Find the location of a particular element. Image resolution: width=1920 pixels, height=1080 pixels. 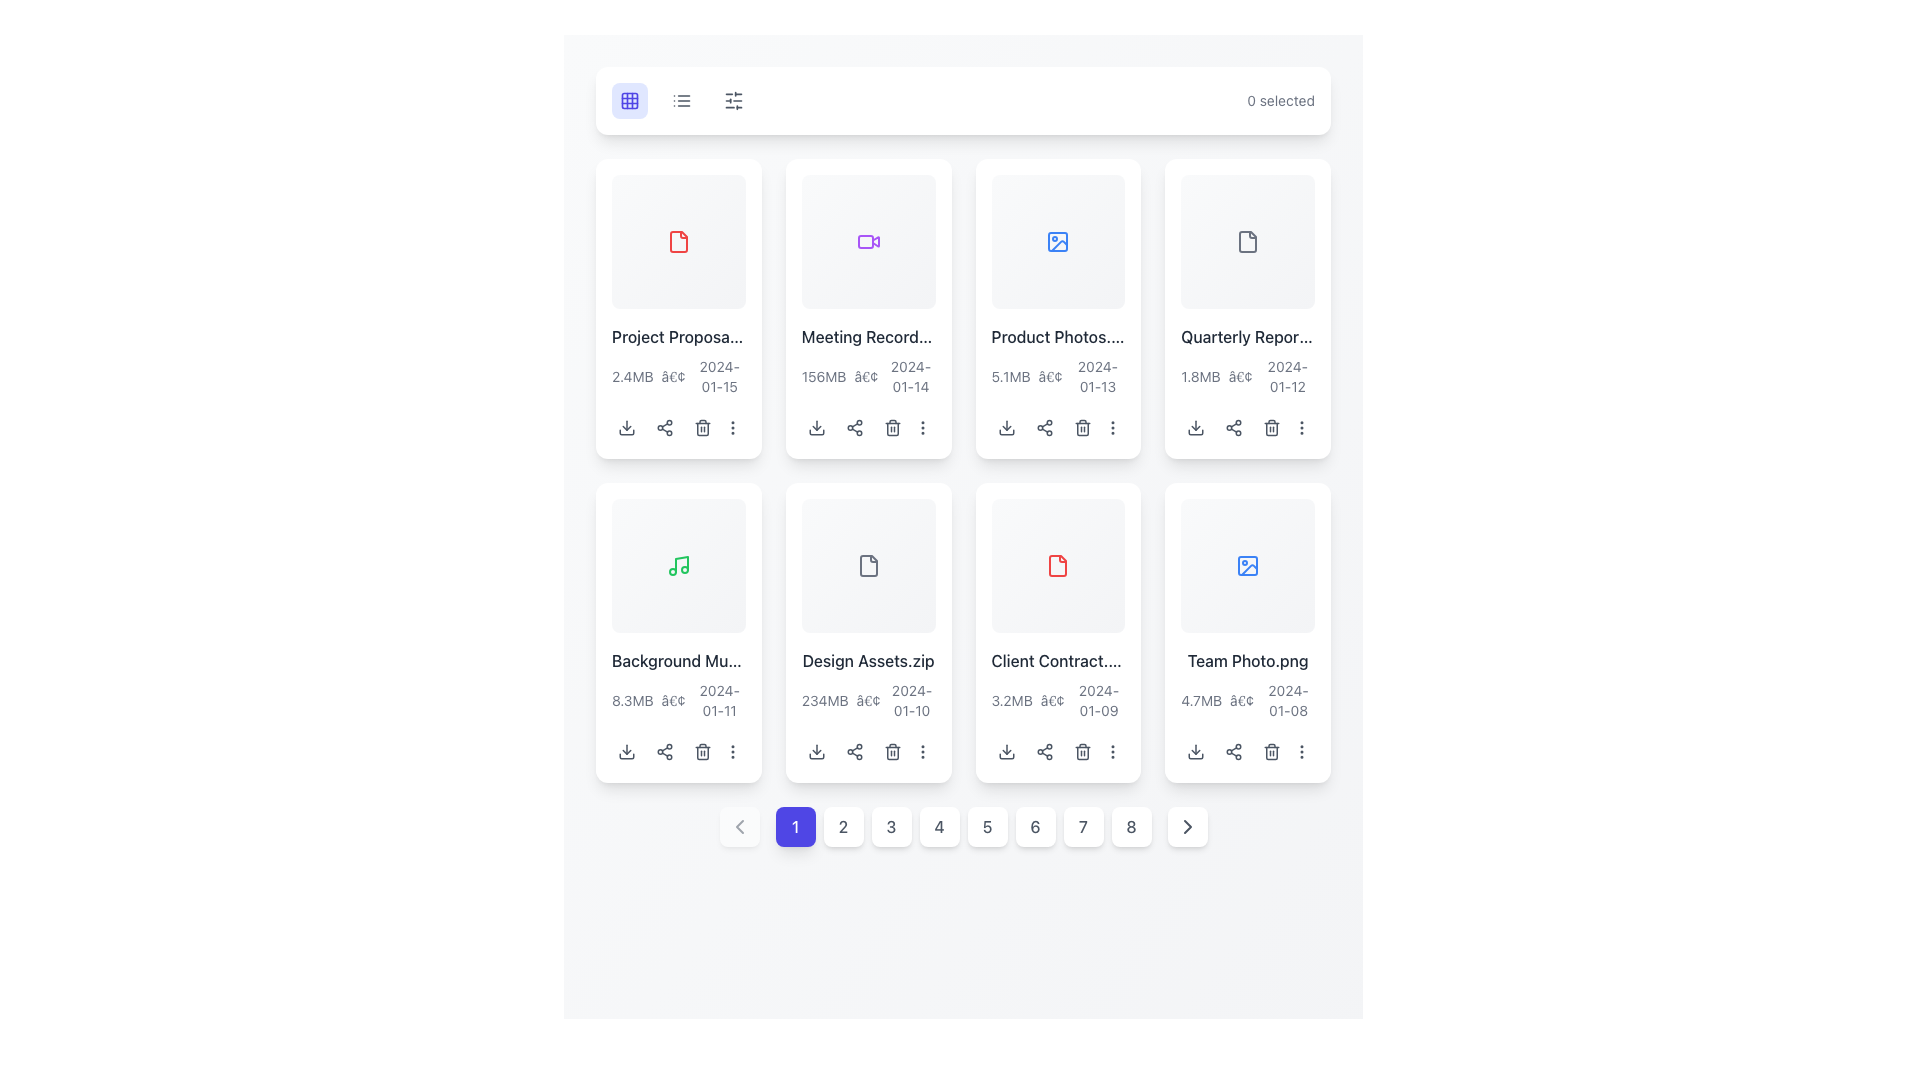

the button with a gray background and a list view icon, located between the grid-view icon button and the sliders icon button in the top-left section of the interface is located at coordinates (681, 100).